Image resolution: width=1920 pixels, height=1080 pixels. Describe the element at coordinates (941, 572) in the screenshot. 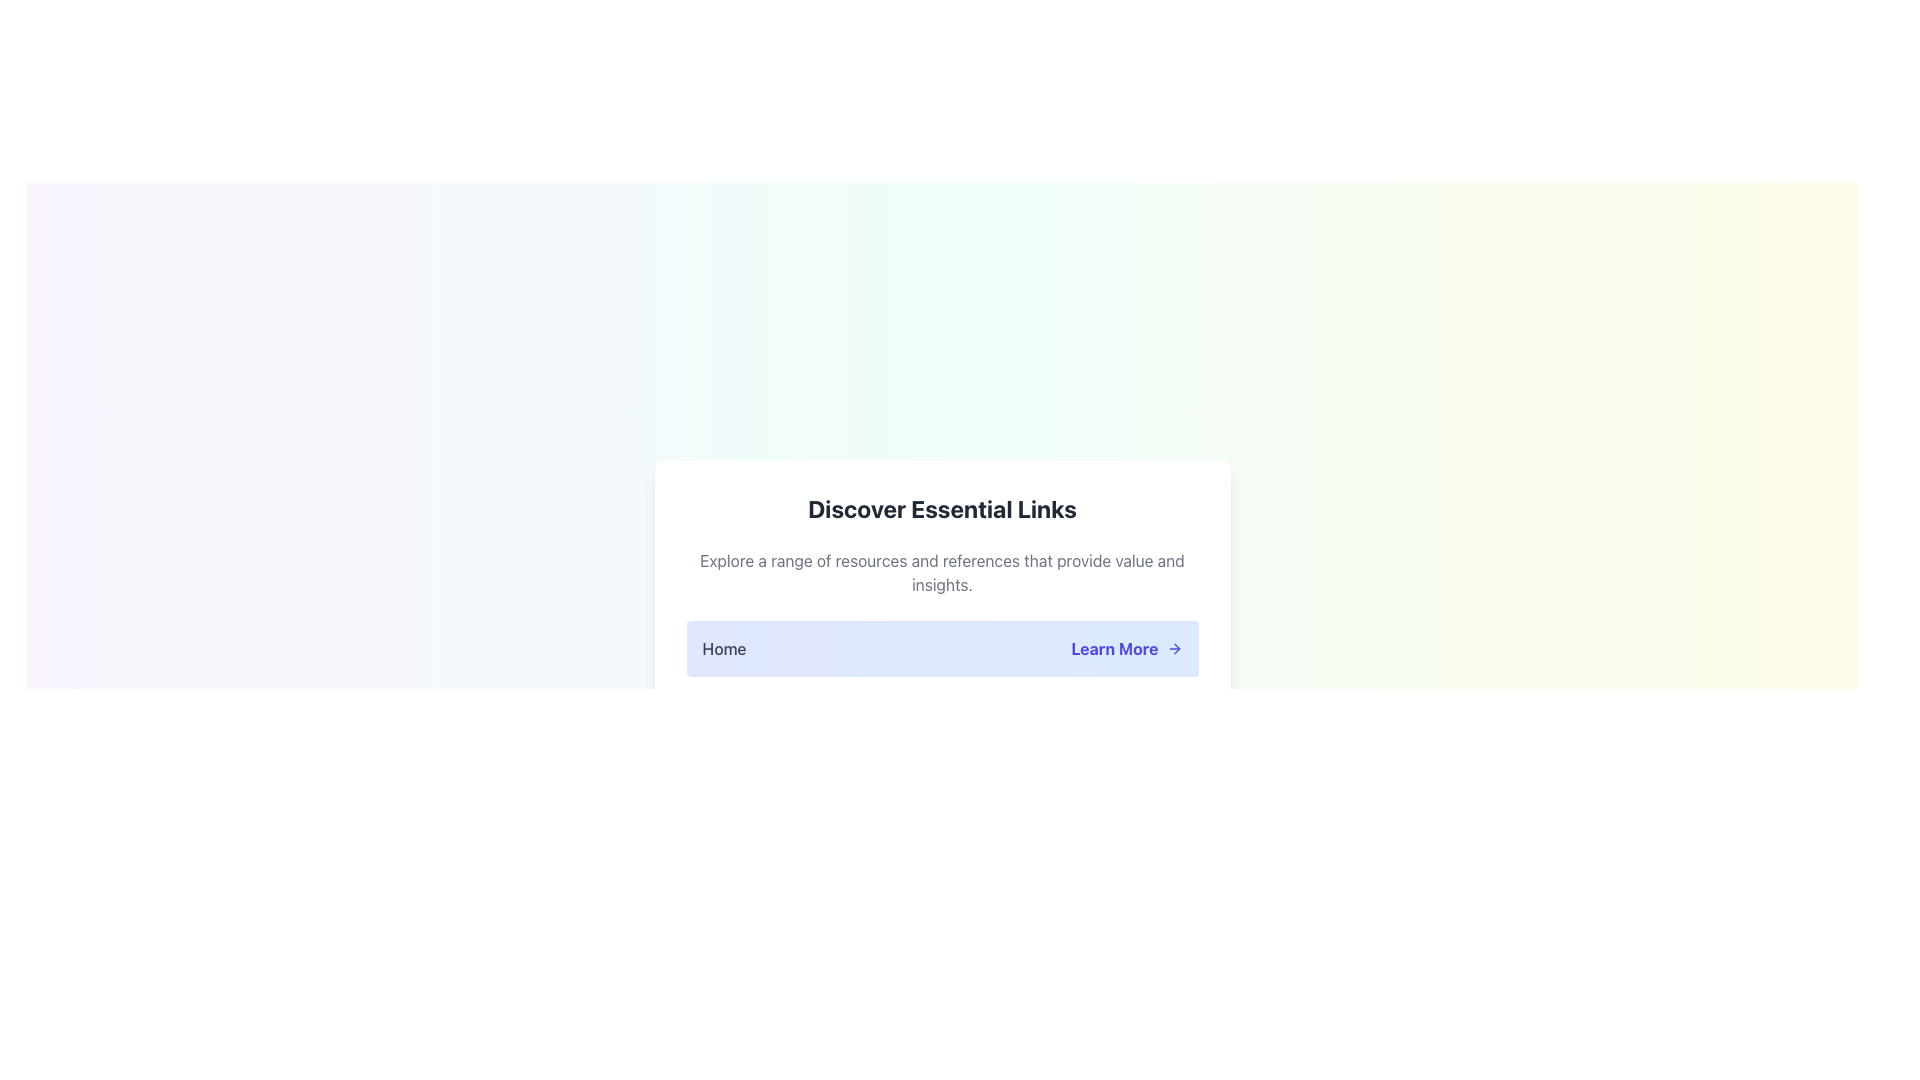

I see `the static text element located below the heading 'Discover Essential Links' and above the first link in a list of navigation options` at that location.